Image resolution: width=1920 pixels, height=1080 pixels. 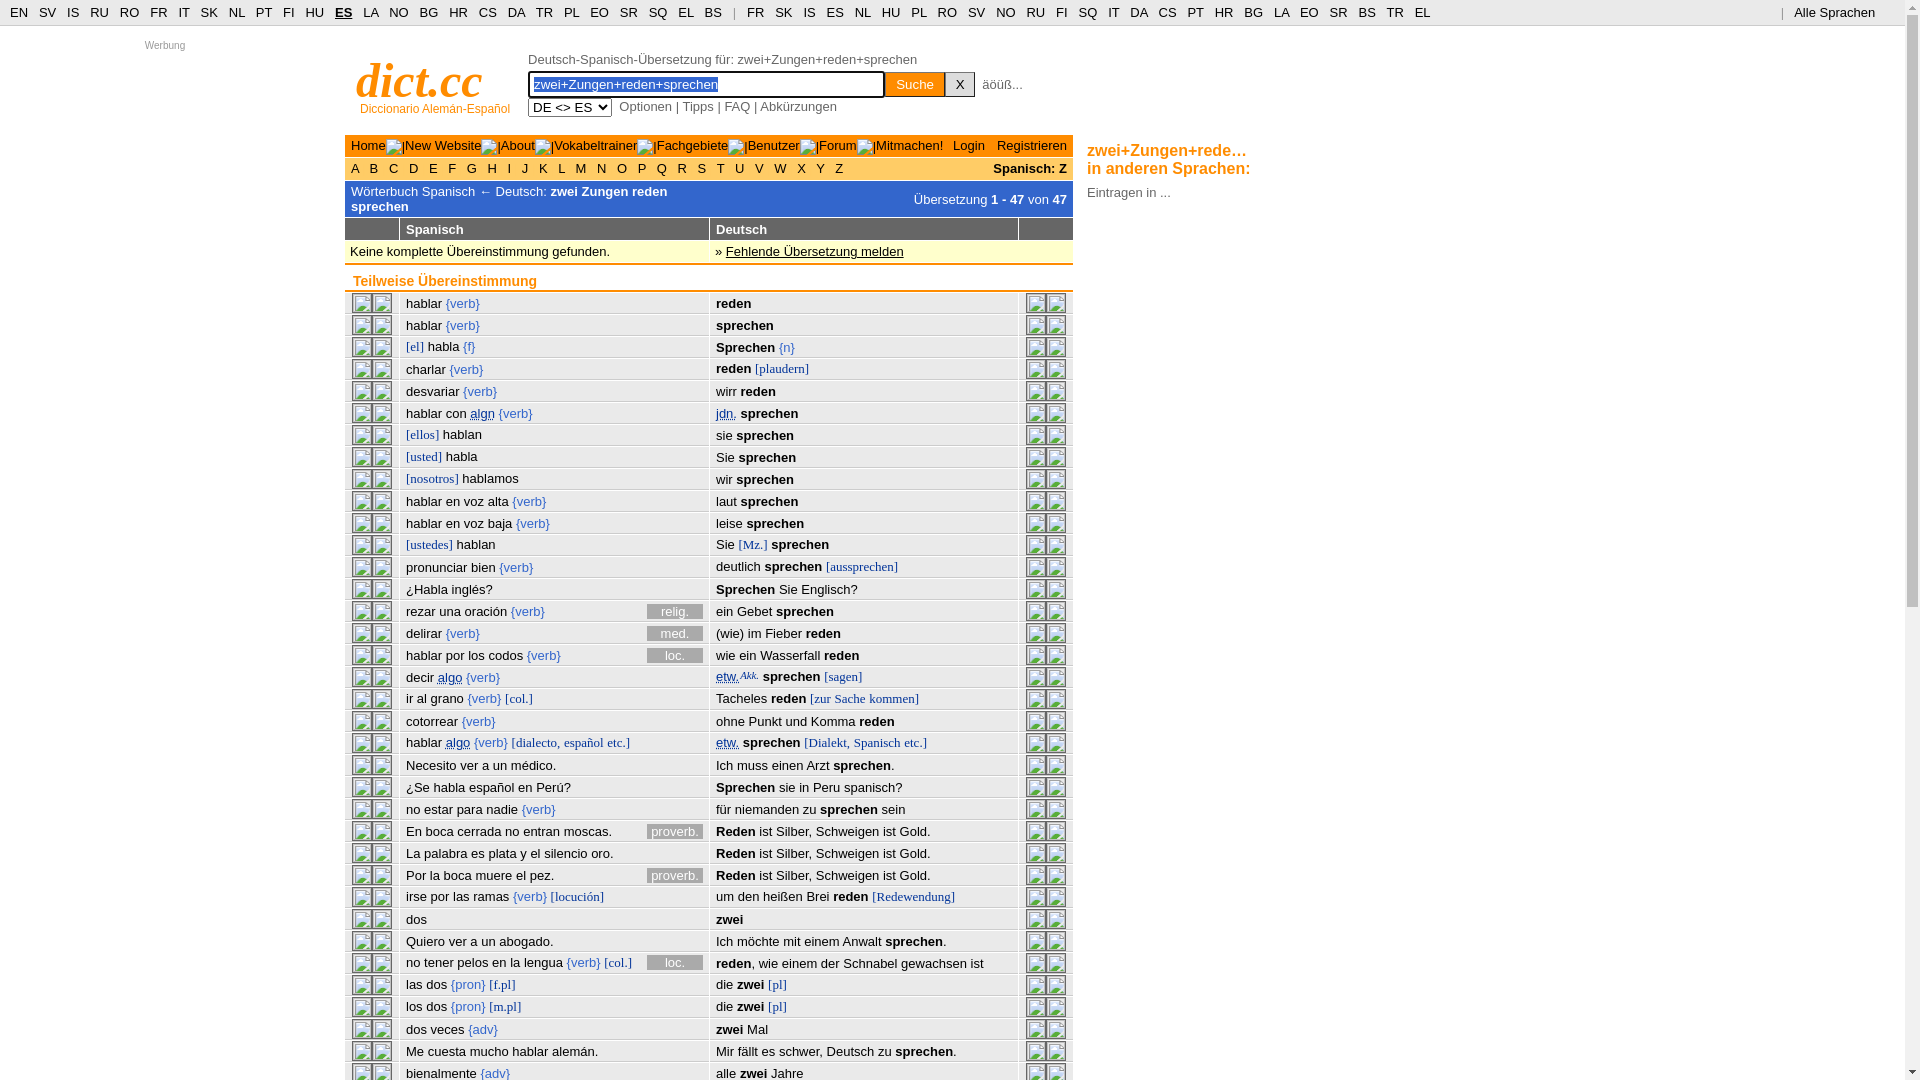 I want to click on 'dos', so click(x=435, y=1006).